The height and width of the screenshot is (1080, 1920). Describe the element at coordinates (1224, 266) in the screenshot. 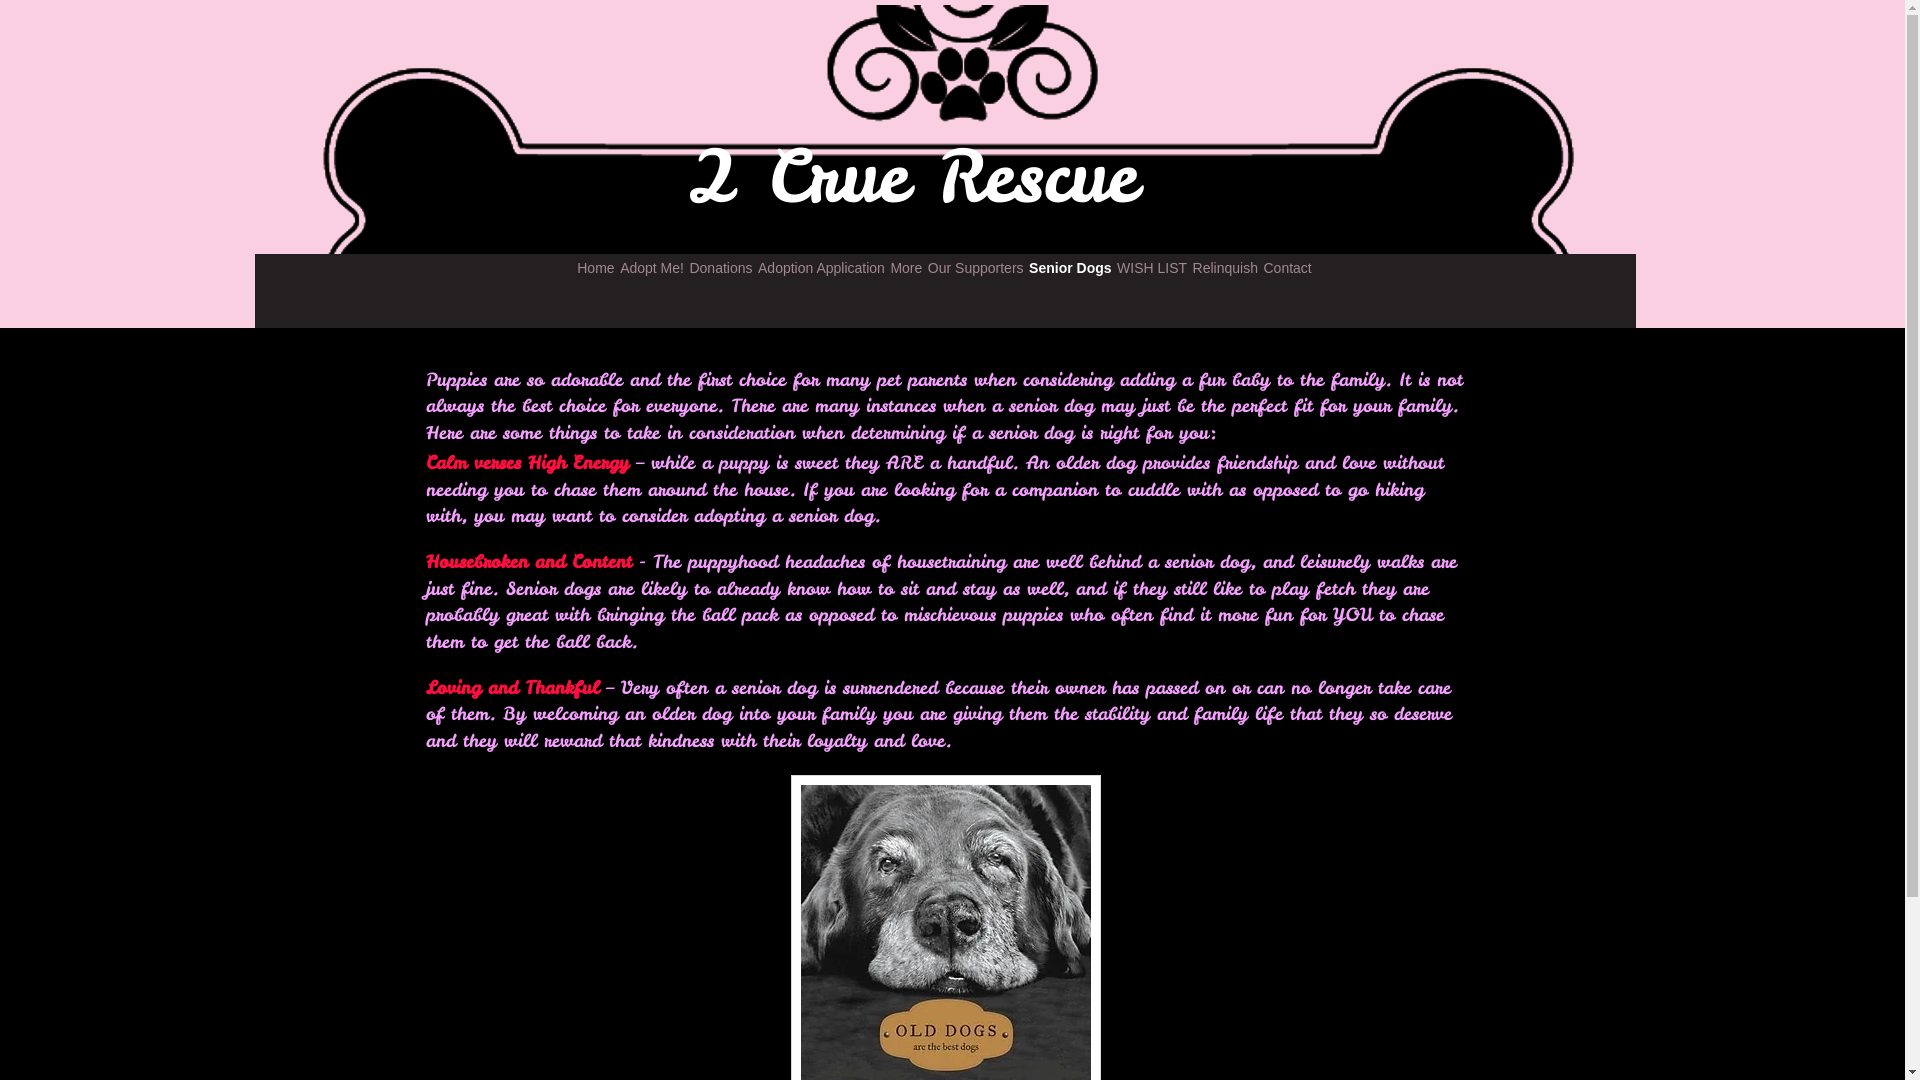

I see `'Relinquish'` at that location.